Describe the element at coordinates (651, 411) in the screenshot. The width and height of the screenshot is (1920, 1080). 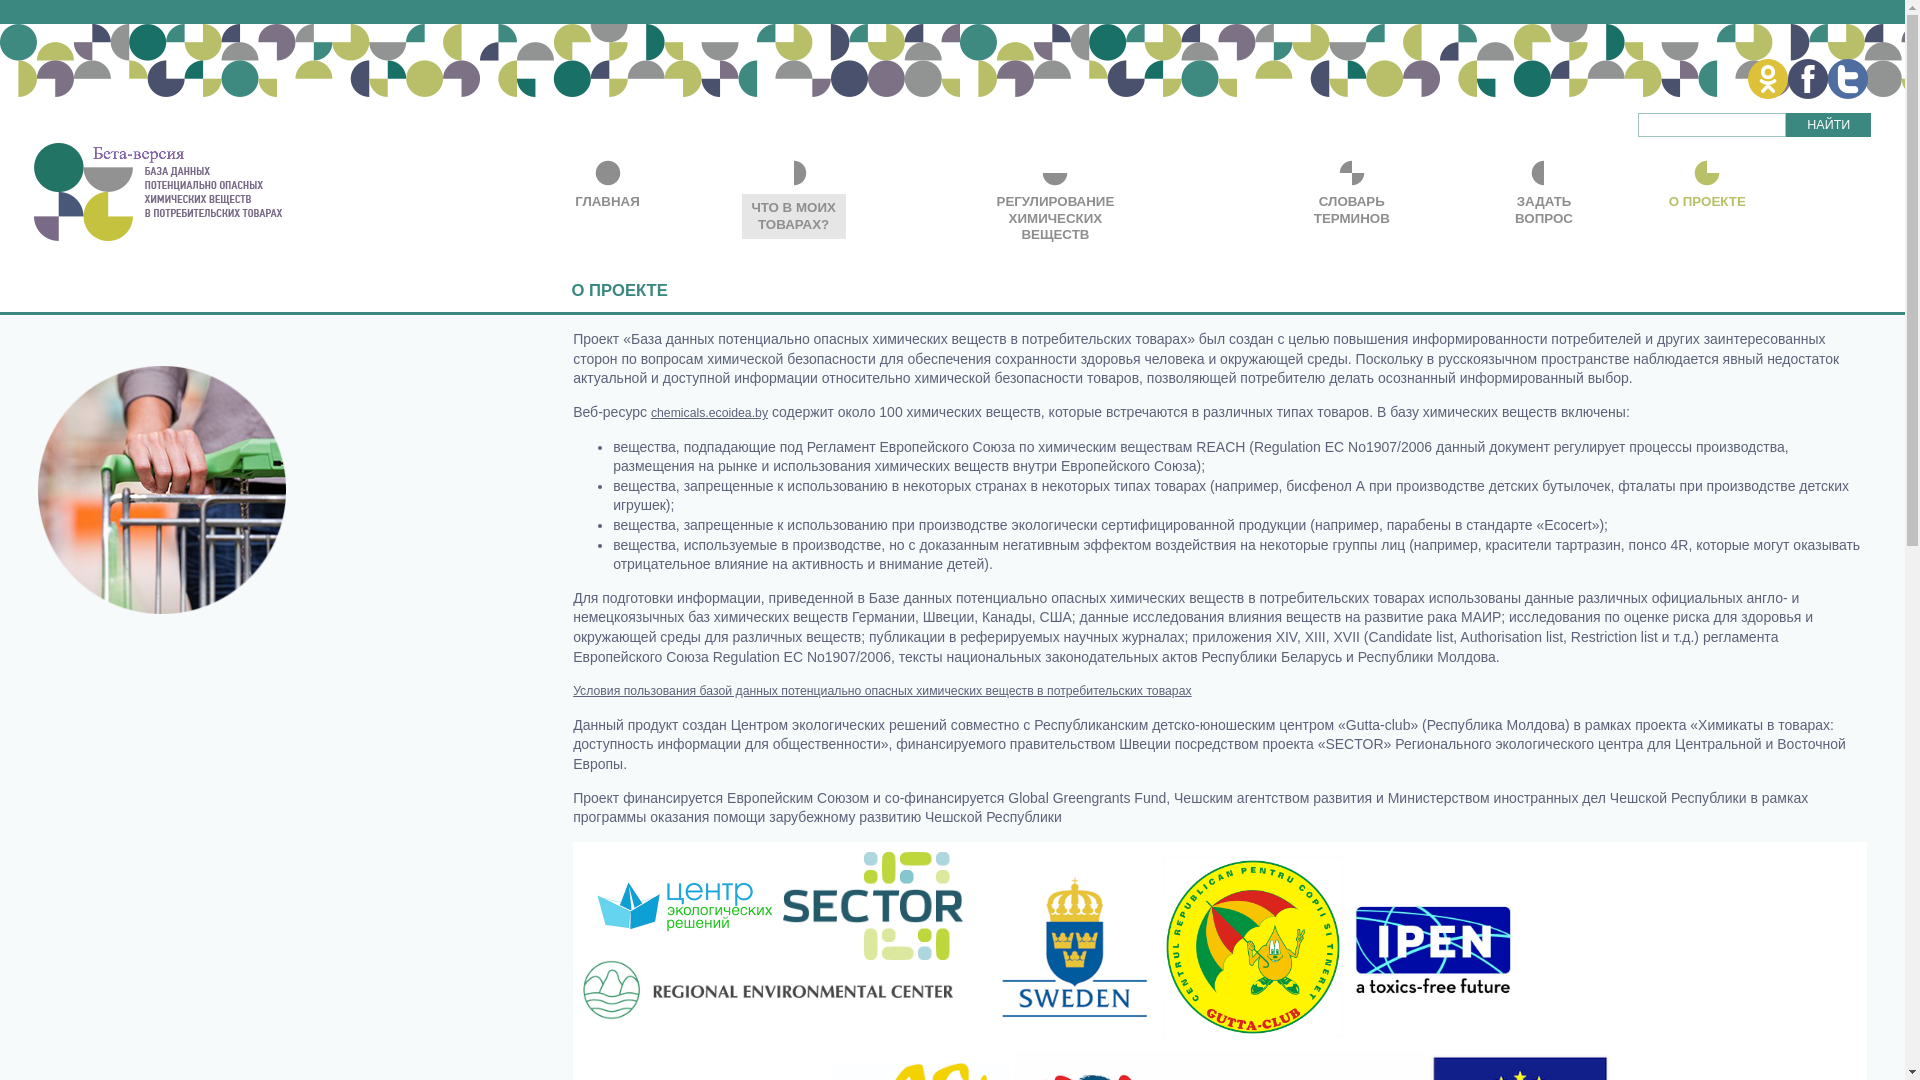
I see `'chemicals.ecoidea.by'` at that location.